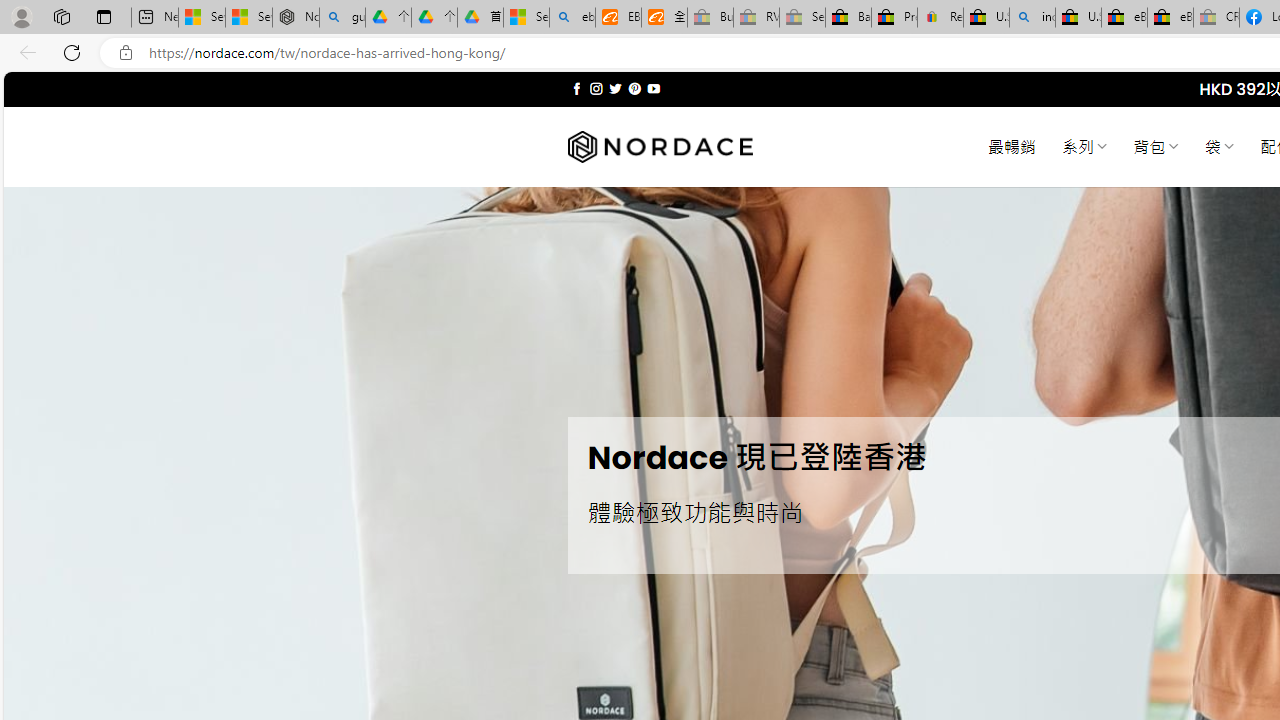 The height and width of the screenshot is (720, 1280). I want to click on 'guge yunpan - Search', so click(342, 17).